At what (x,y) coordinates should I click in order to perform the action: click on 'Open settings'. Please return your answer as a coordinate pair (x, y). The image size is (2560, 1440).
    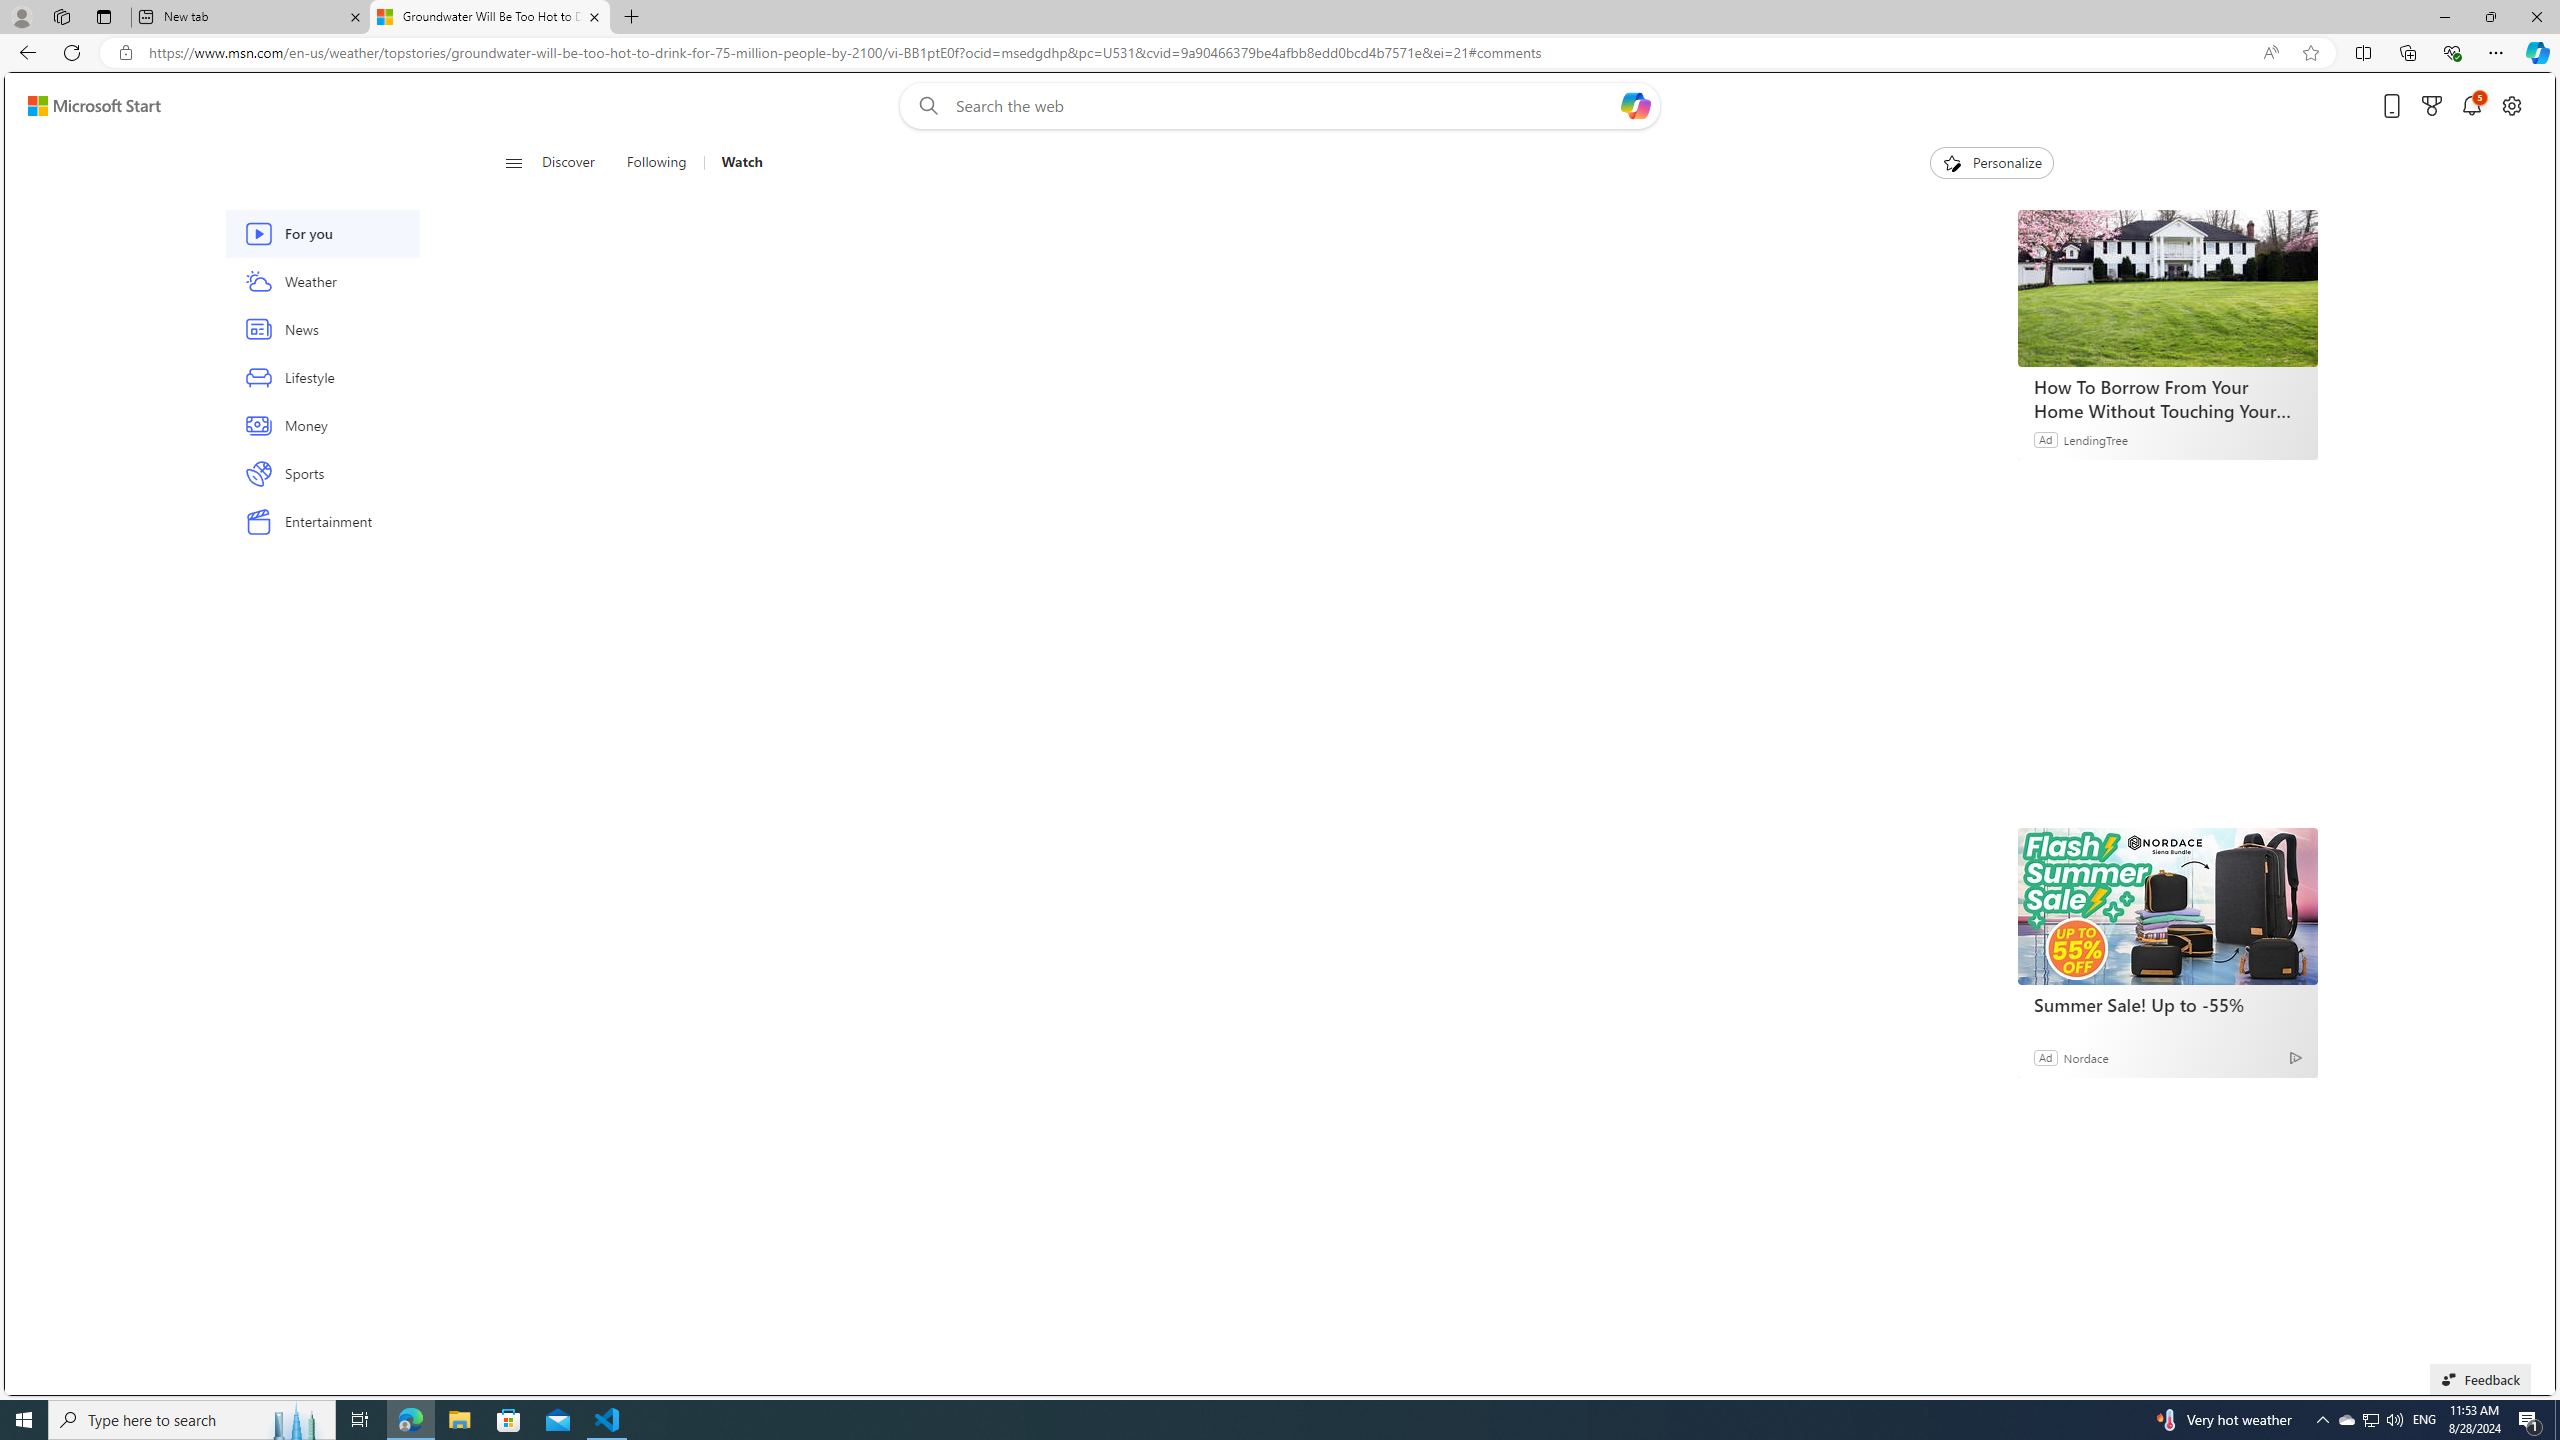
    Looking at the image, I should click on (2511, 106).